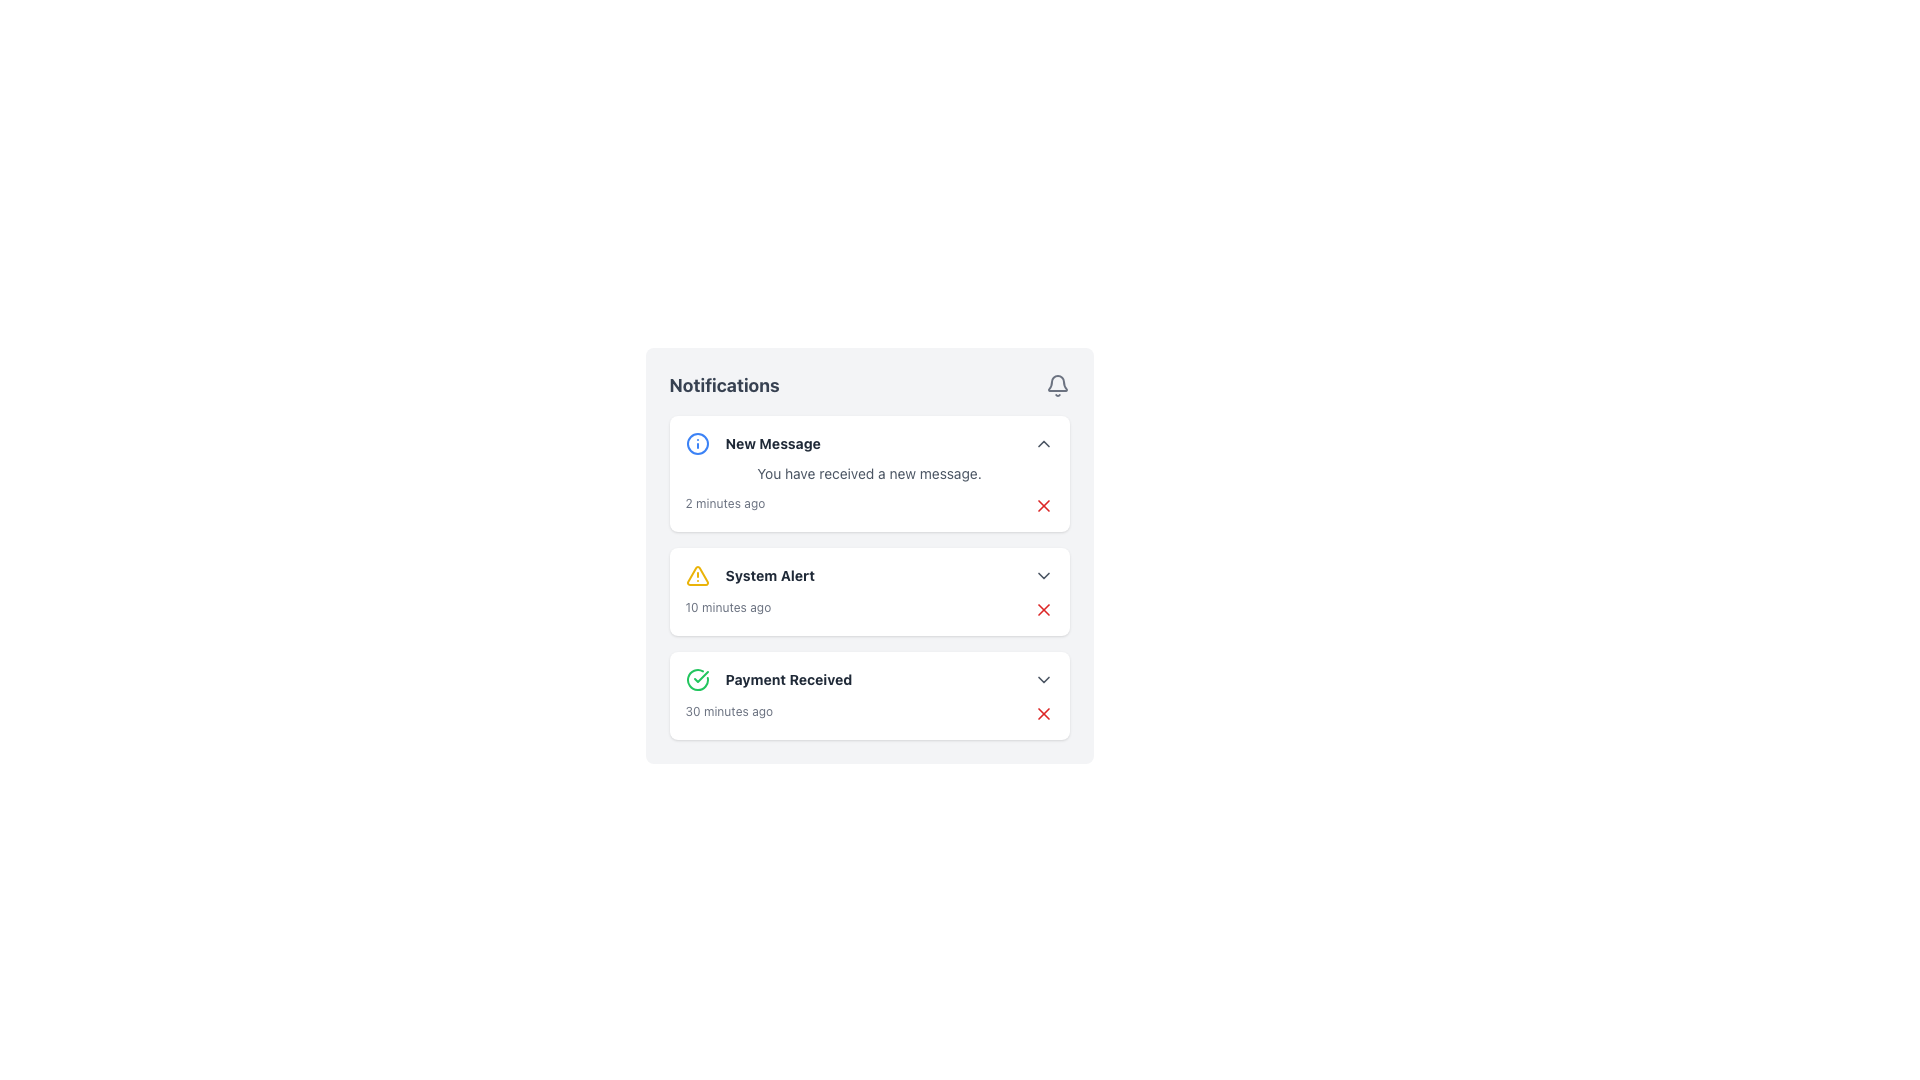  What do you see at coordinates (728, 712) in the screenshot?
I see `the timestamp text label located at the bottom-right corner of the 'Payment Received' notification card` at bounding box center [728, 712].